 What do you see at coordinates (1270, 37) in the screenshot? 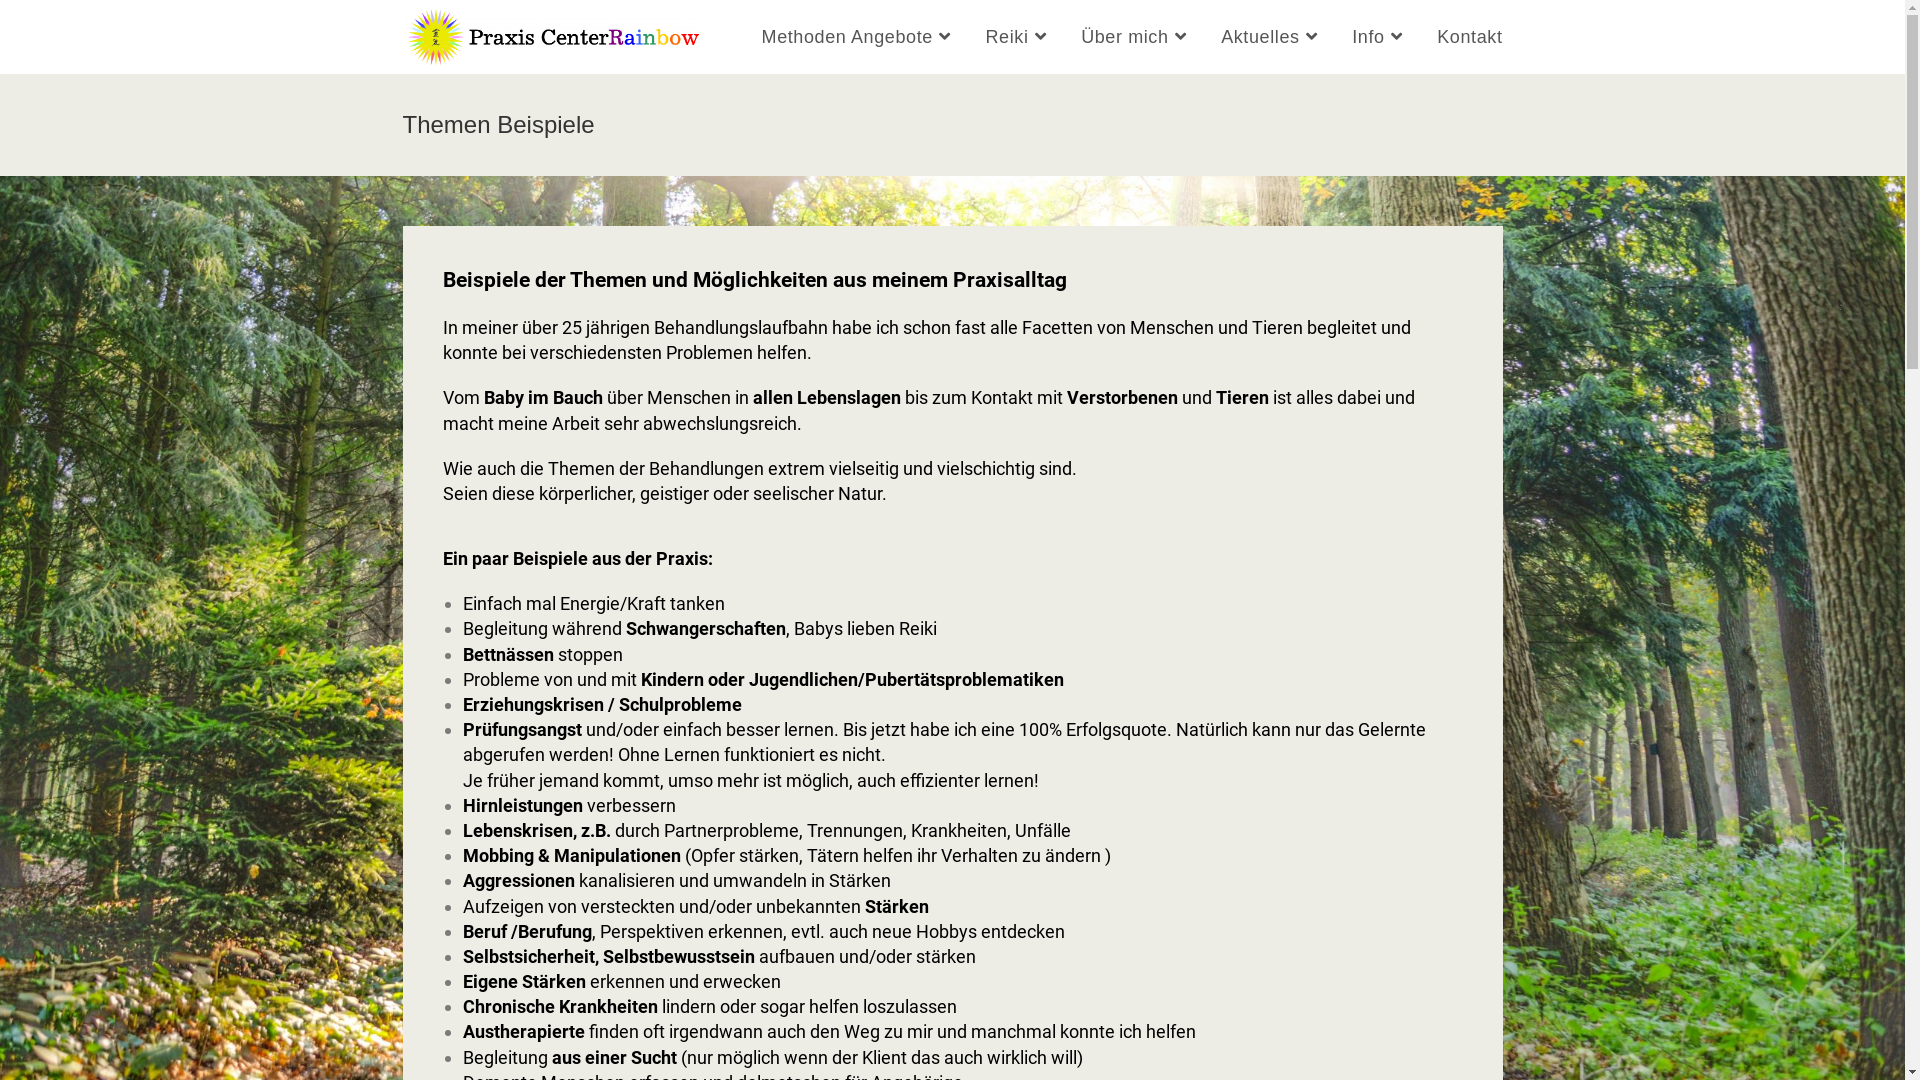
I see `'Aktuelles'` at bounding box center [1270, 37].